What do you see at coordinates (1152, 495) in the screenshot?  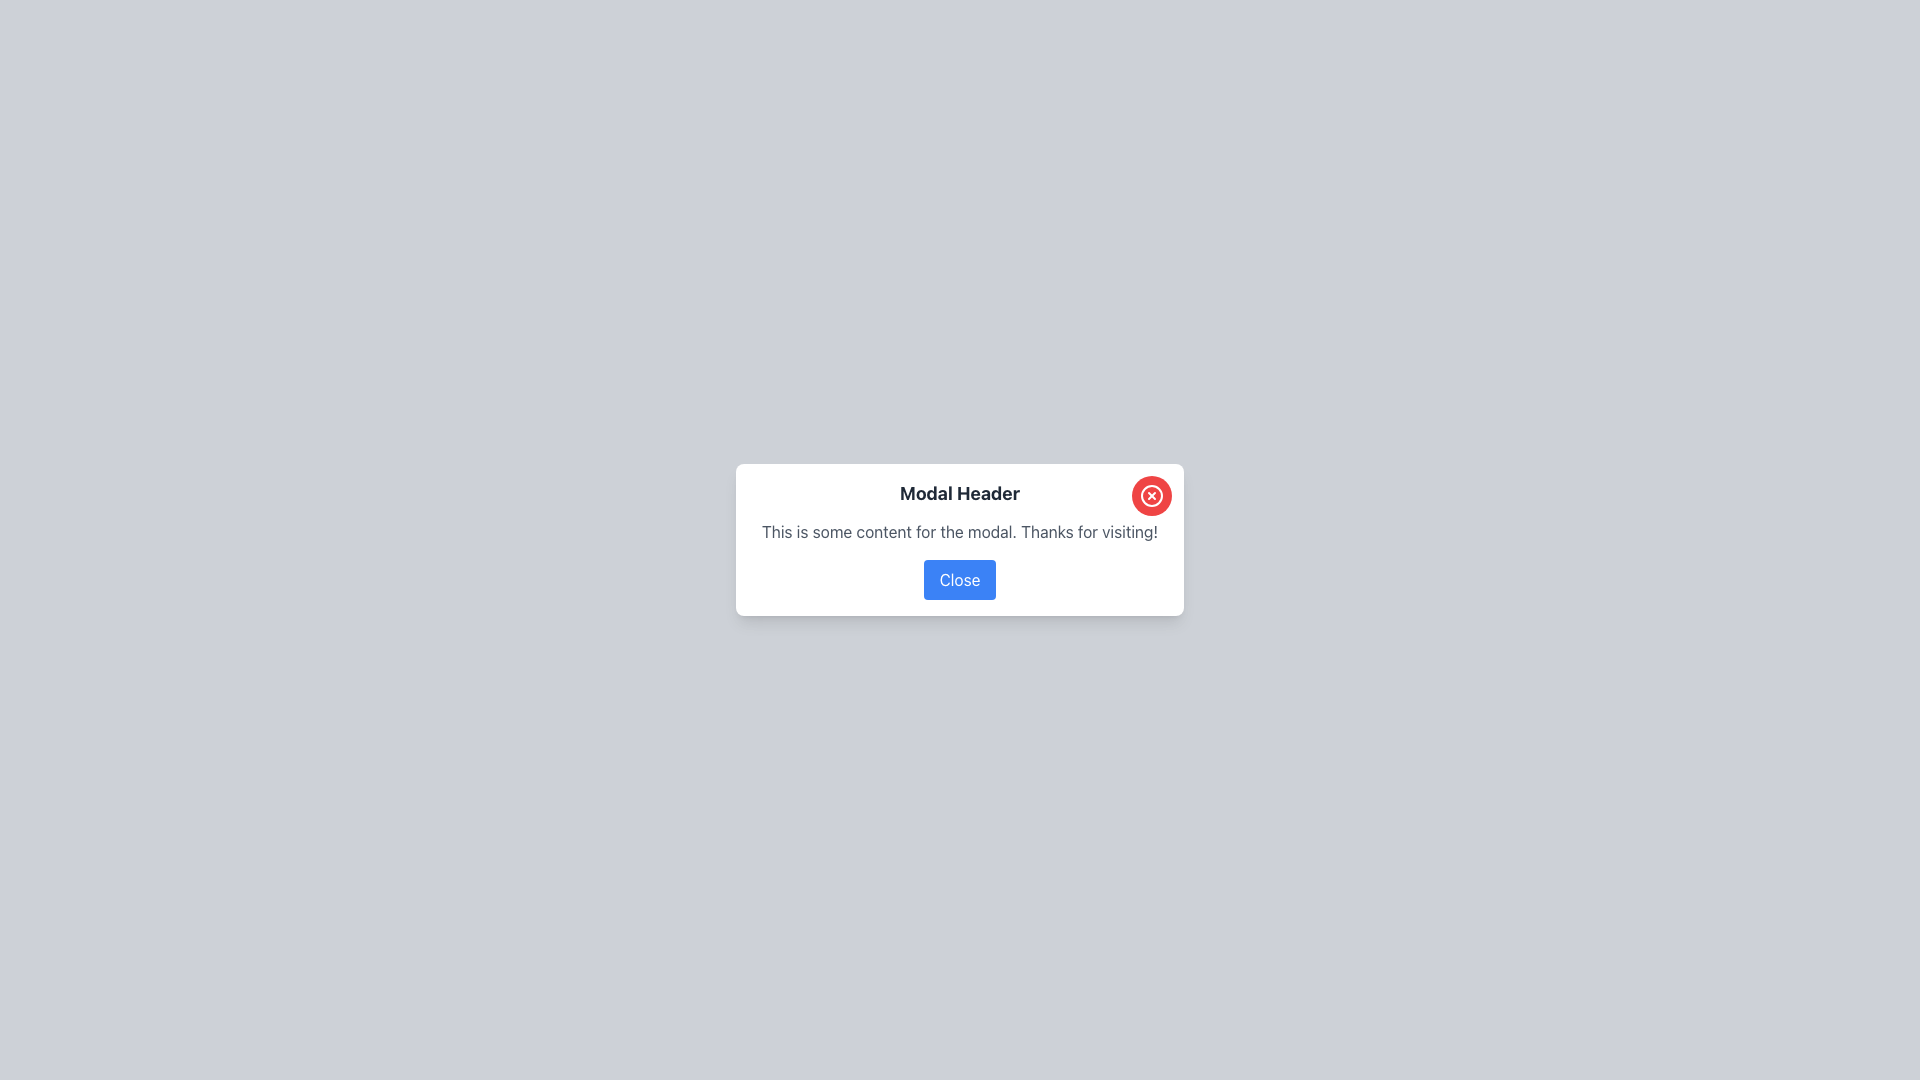 I see `the circular red button with a white 'X' icon, located at the top-right corner of the modal with the header 'Modal Header'` at bounding box center [1152, 495].